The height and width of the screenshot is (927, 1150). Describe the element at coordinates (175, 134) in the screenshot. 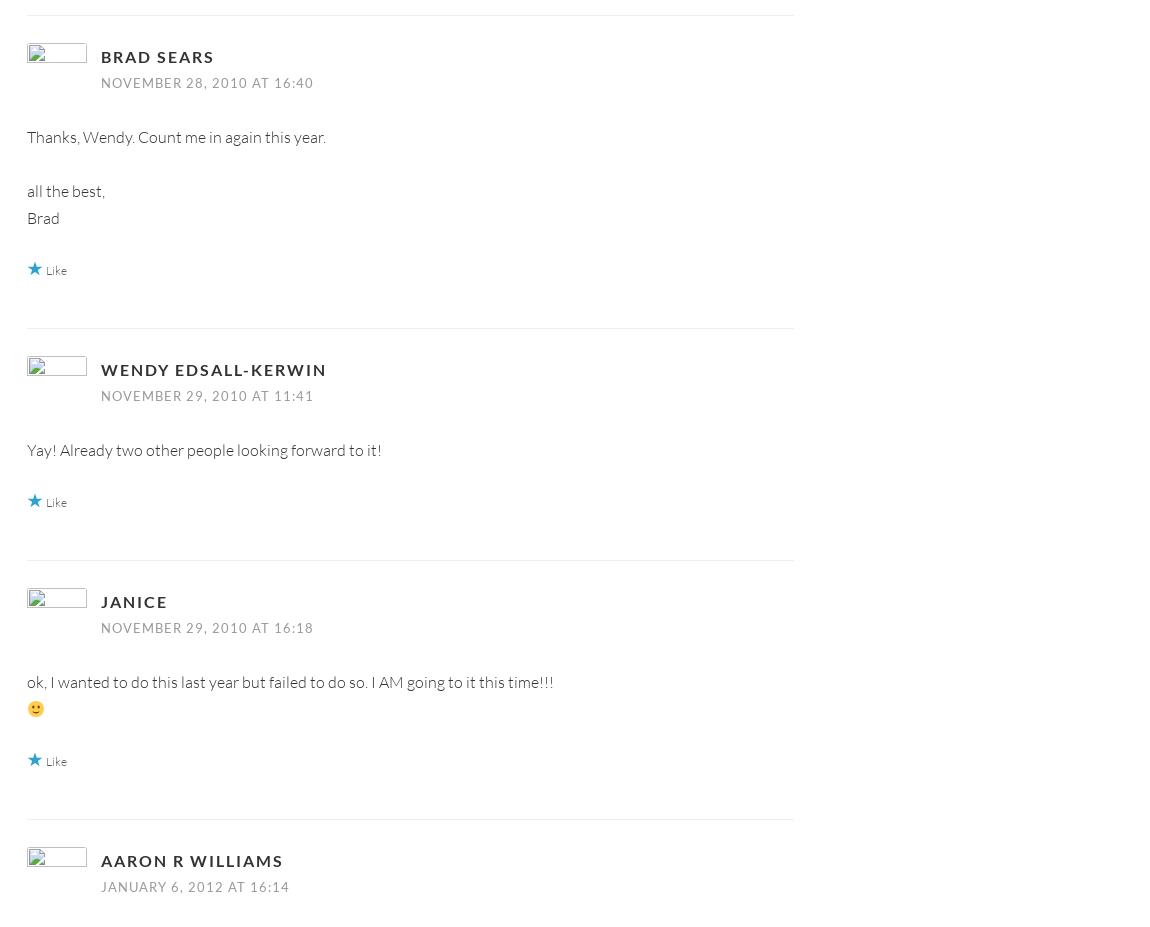

I see `'Thanks, Wendy.  Count me in again this year.'` at that location.